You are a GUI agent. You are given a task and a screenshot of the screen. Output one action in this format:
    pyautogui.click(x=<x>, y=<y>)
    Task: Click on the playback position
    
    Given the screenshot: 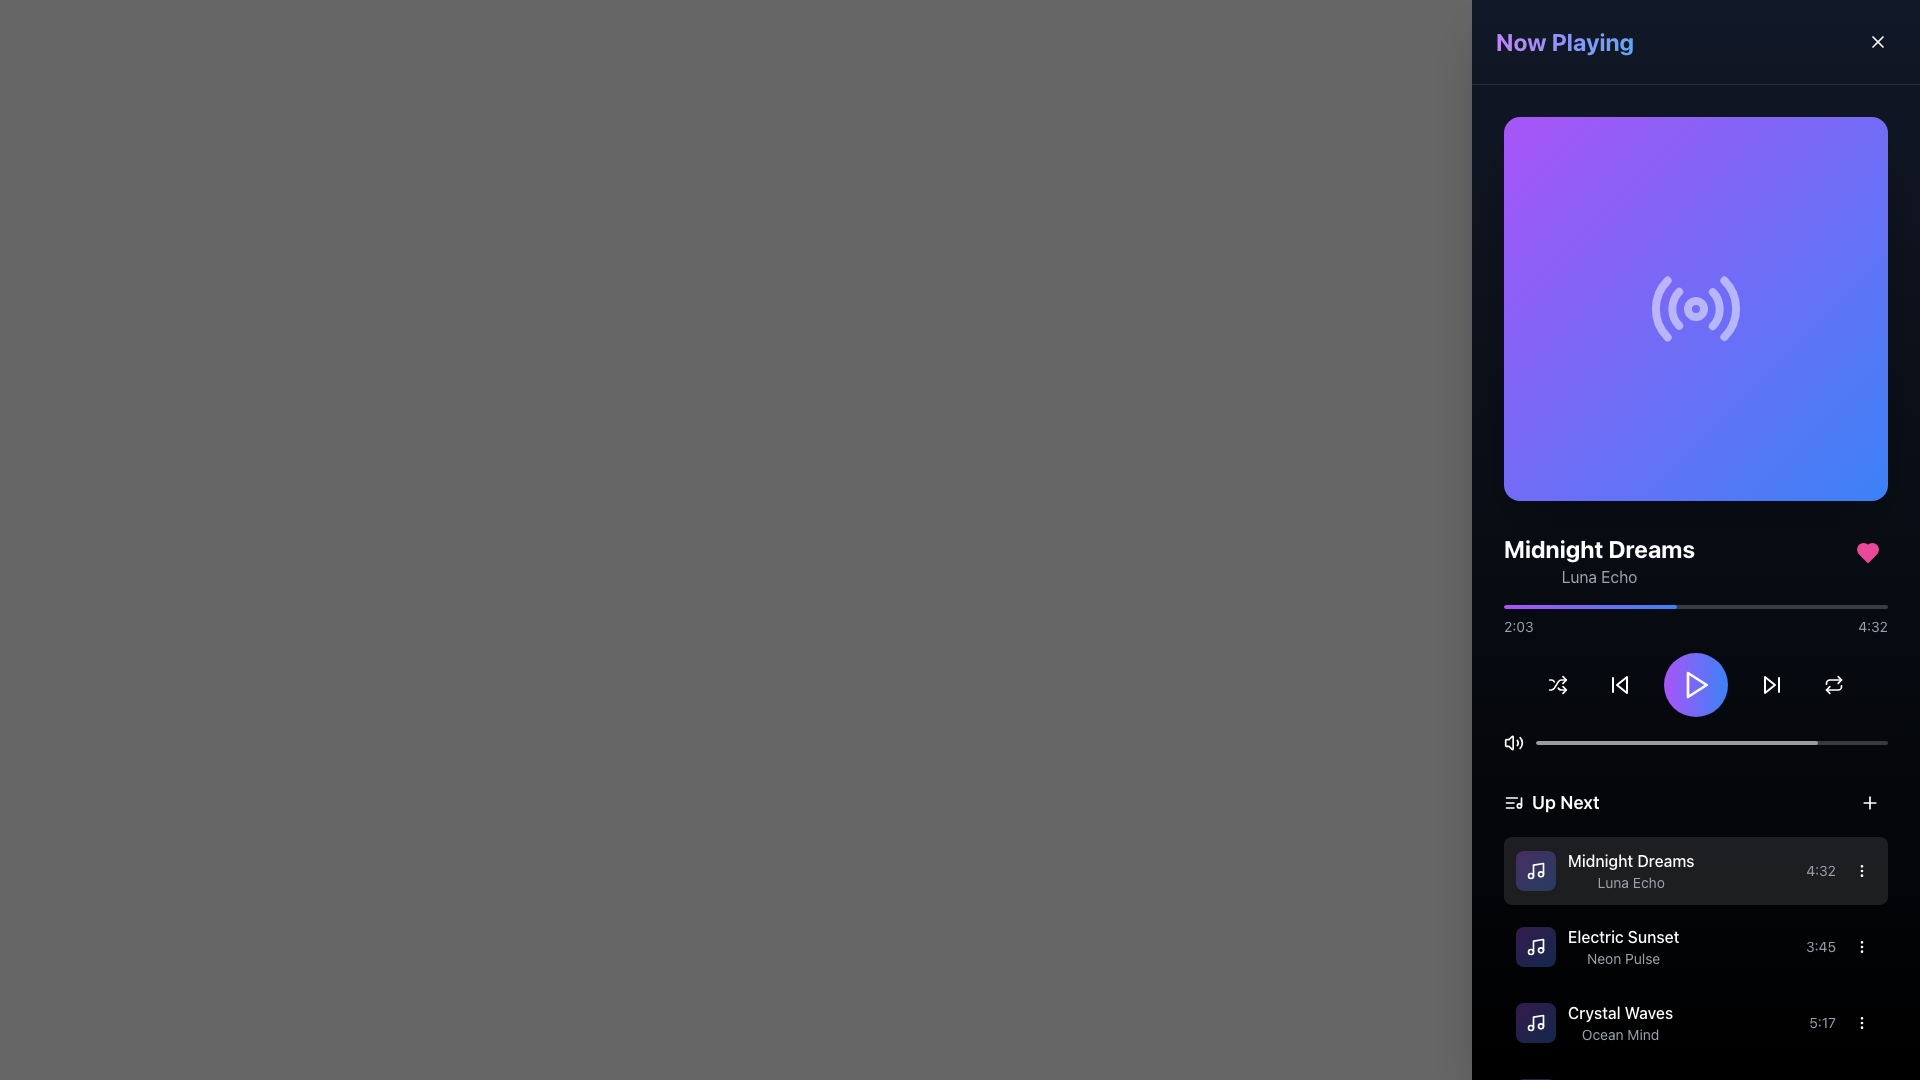 What is the action you would take?
    pyautogui.click(x=1606, y=743)
    